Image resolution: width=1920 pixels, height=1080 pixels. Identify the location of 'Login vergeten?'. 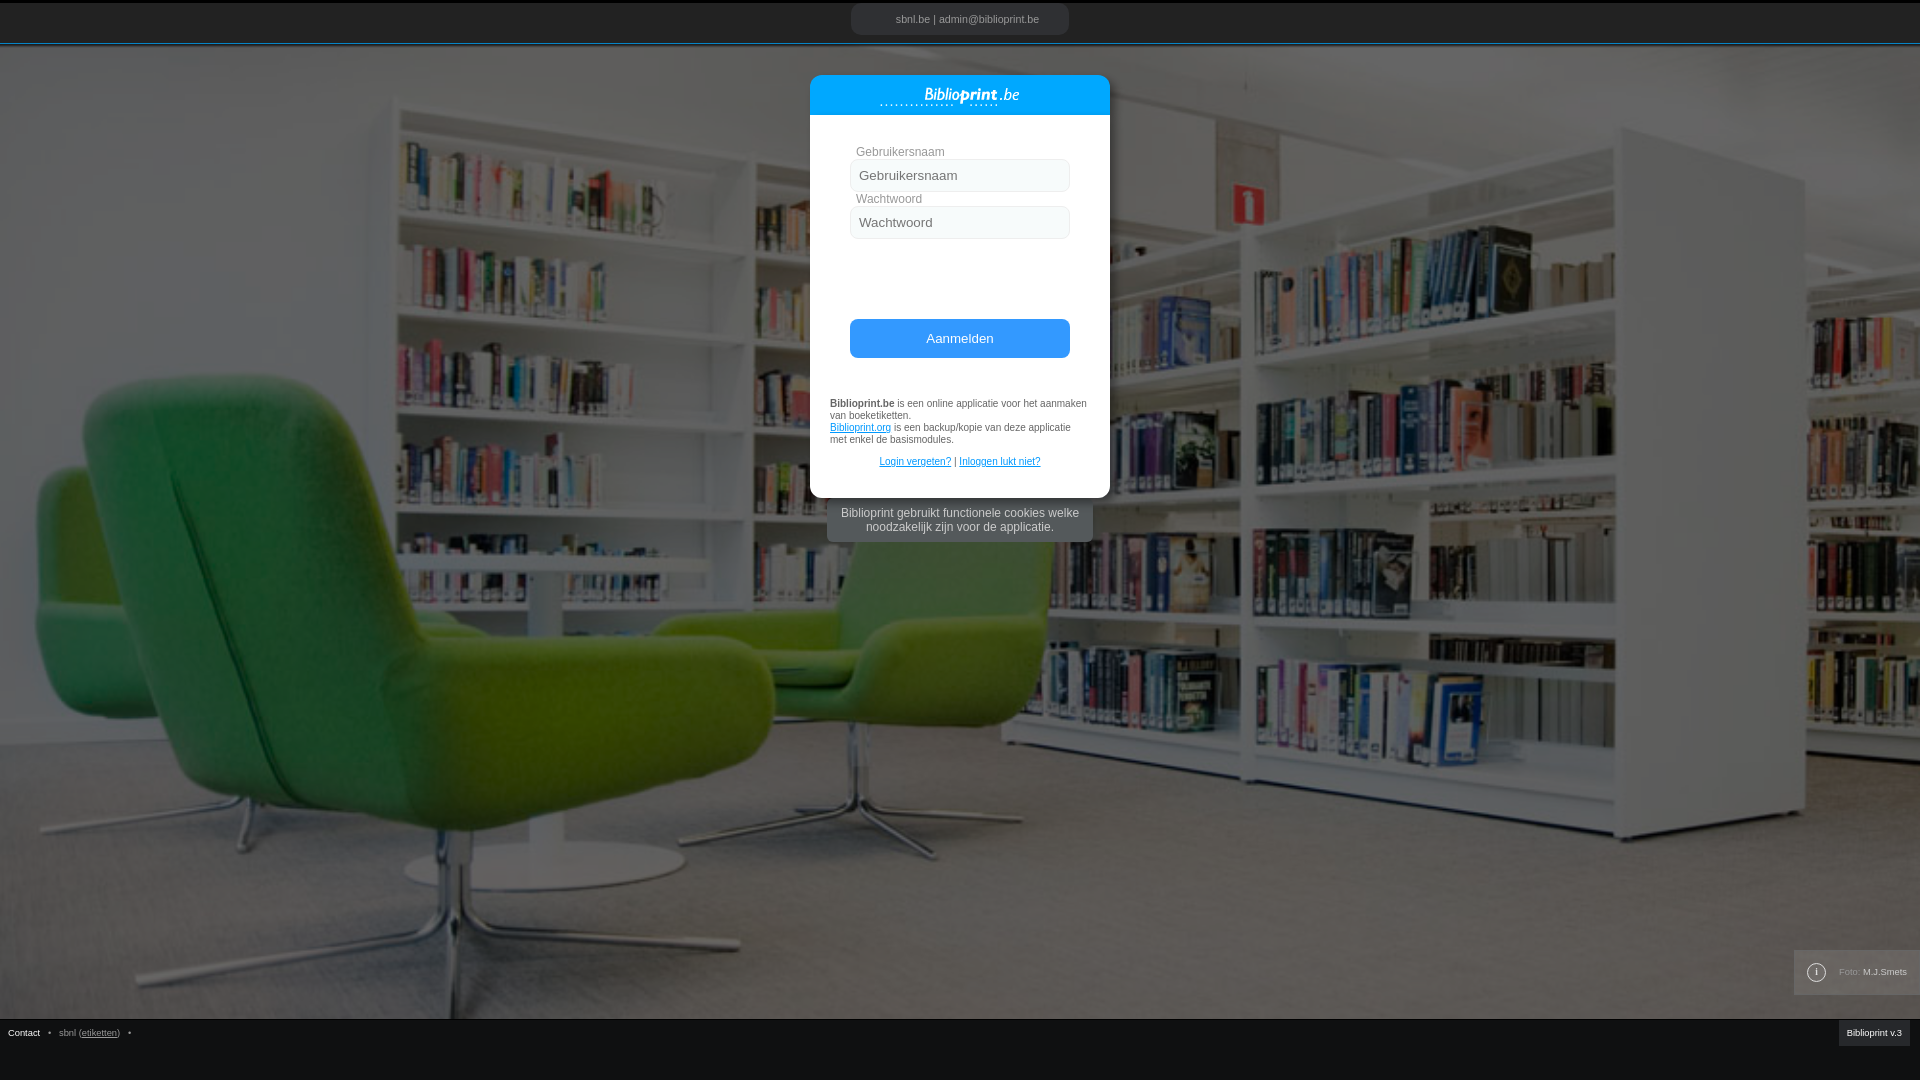
(878, 461).